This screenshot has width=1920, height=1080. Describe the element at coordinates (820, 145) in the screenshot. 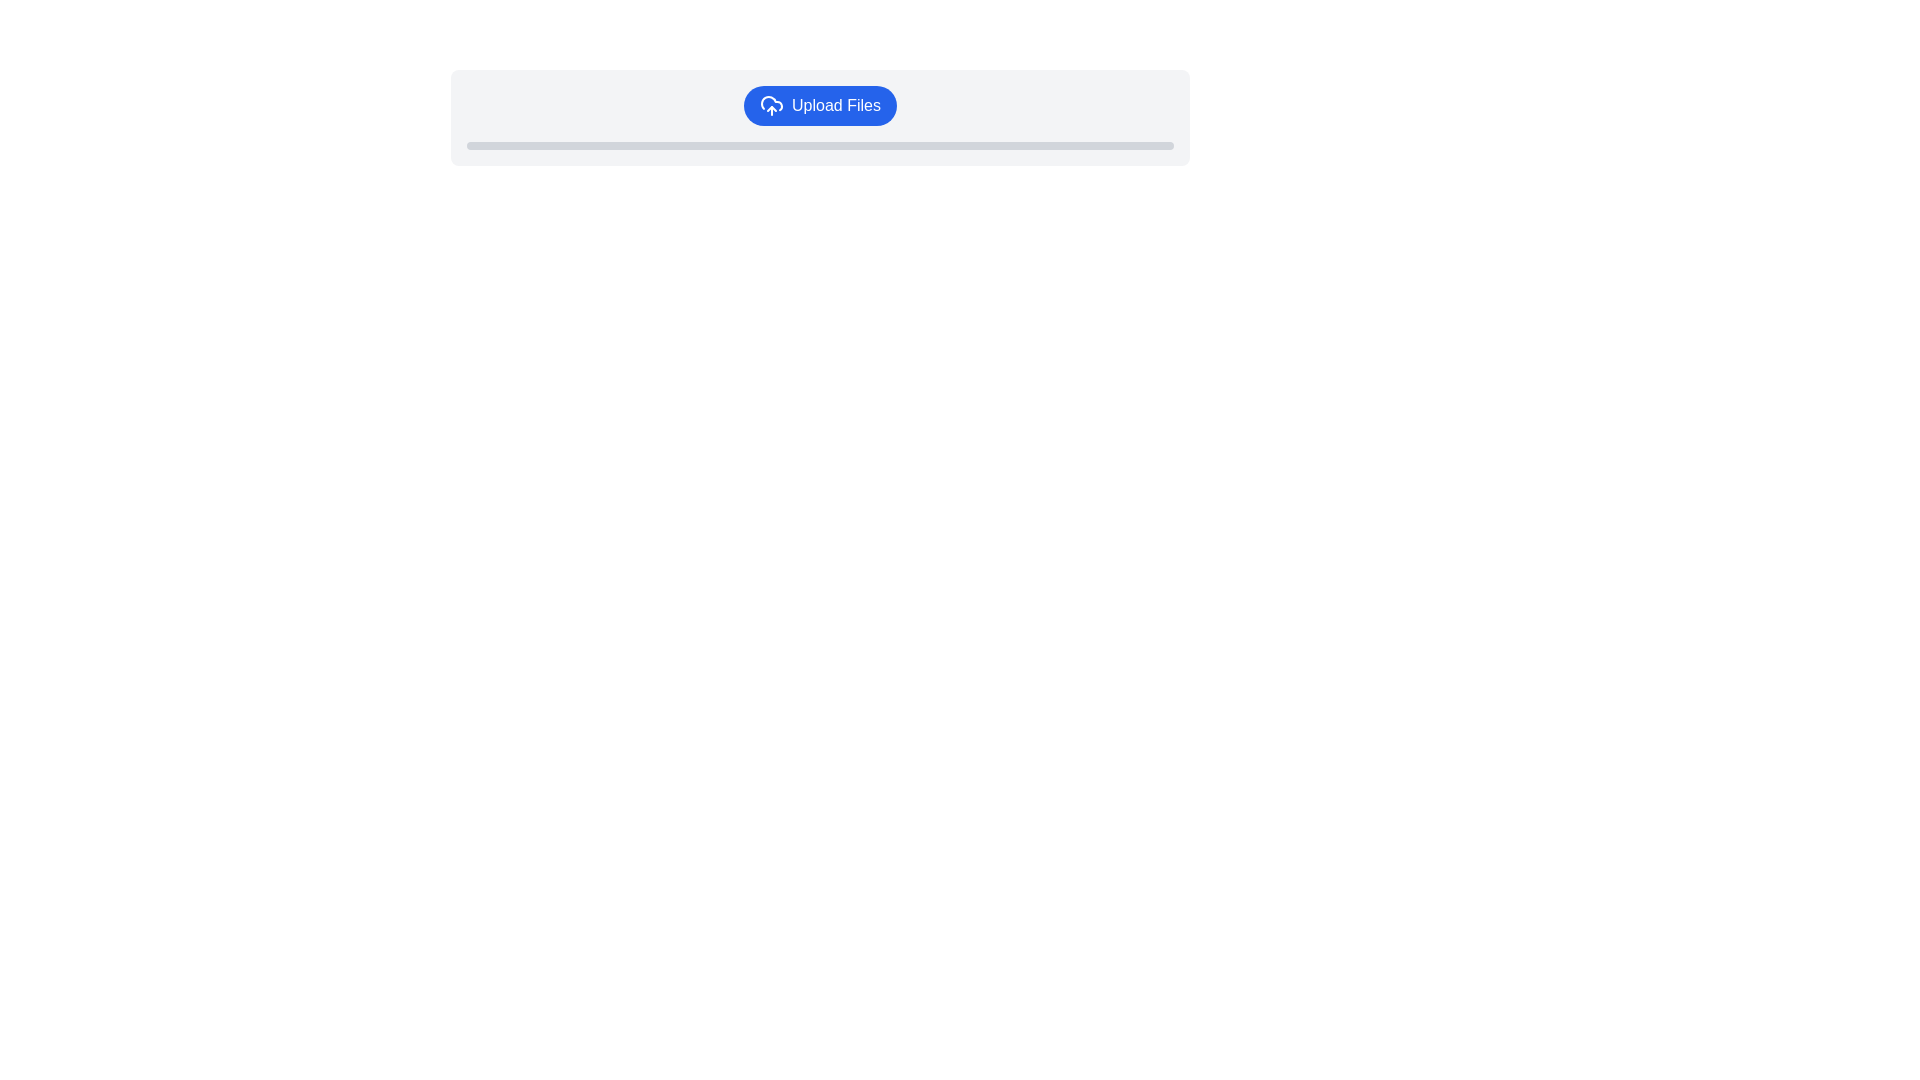

I see `the thin, rectangular progress bar with a light gray background located below the 'Upload Files' button` at that location.